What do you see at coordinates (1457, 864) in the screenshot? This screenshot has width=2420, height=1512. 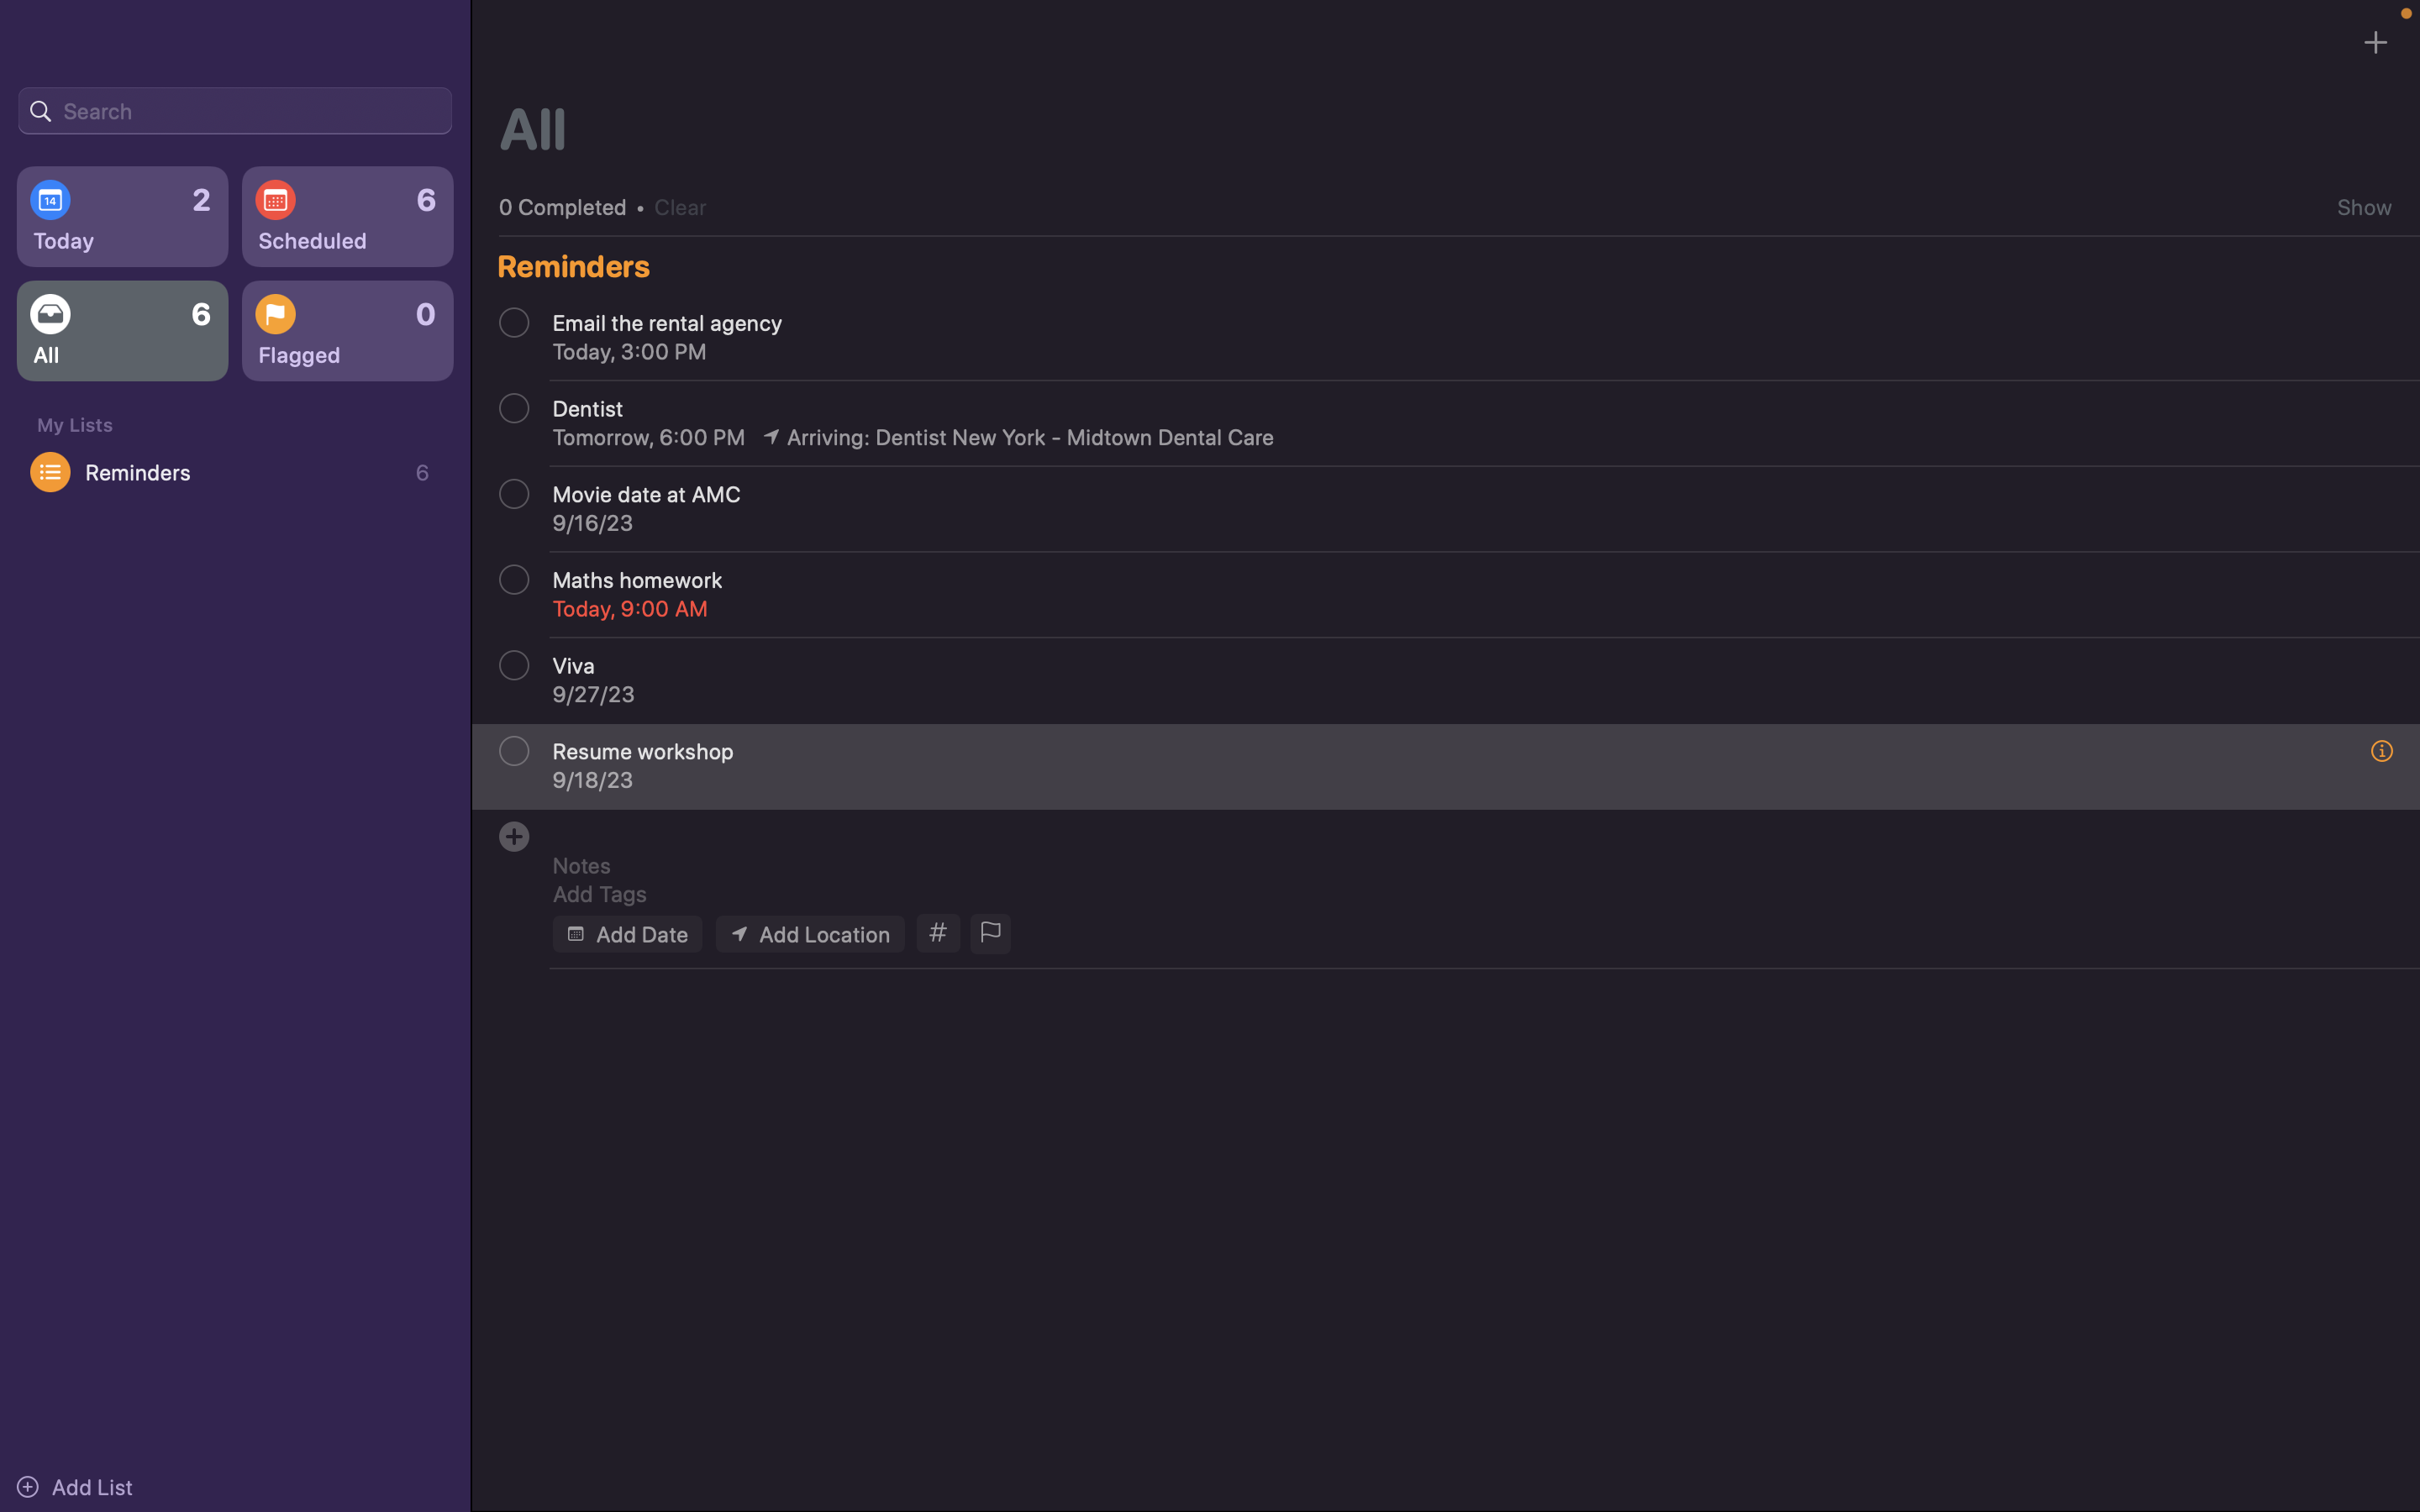 I see `Incorporate a note stating "bring textbook" to the event` at bounding box center [1457, 864].